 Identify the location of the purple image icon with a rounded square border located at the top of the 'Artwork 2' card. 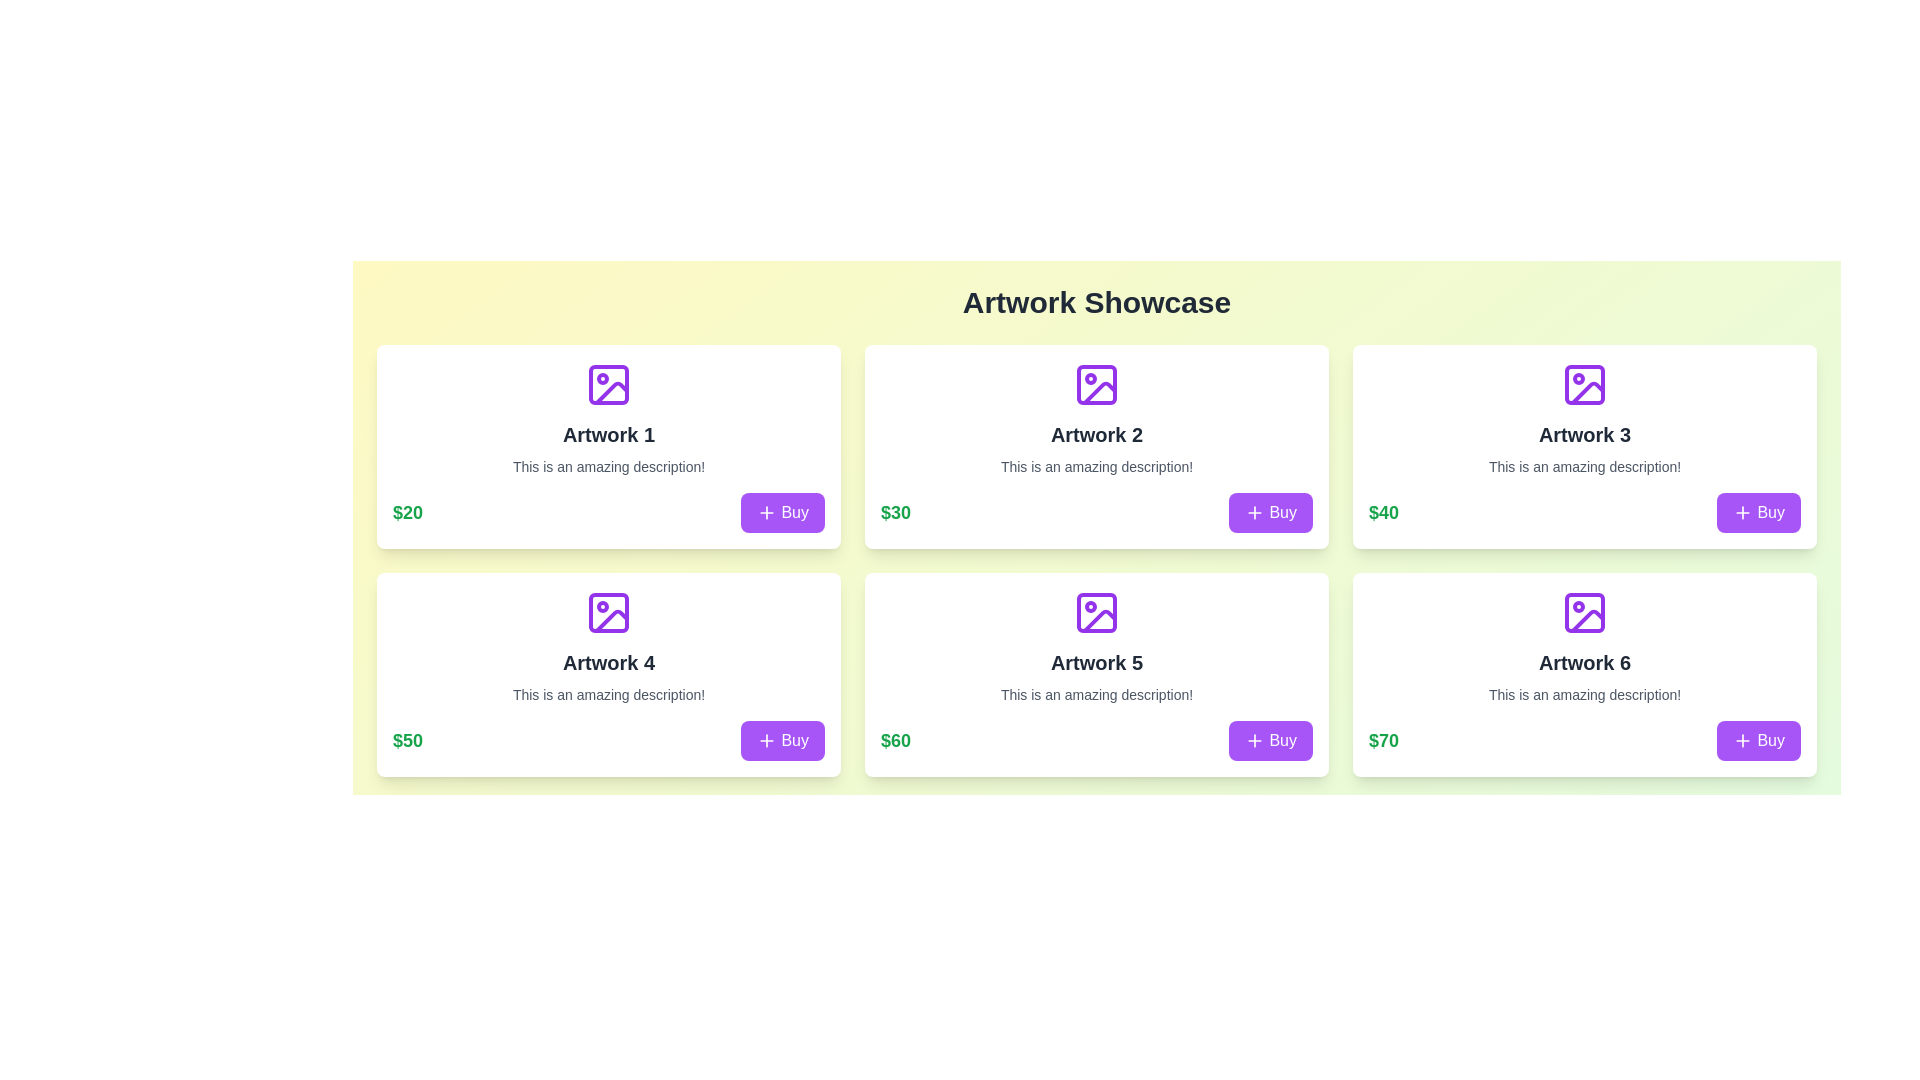
(1096, 385).